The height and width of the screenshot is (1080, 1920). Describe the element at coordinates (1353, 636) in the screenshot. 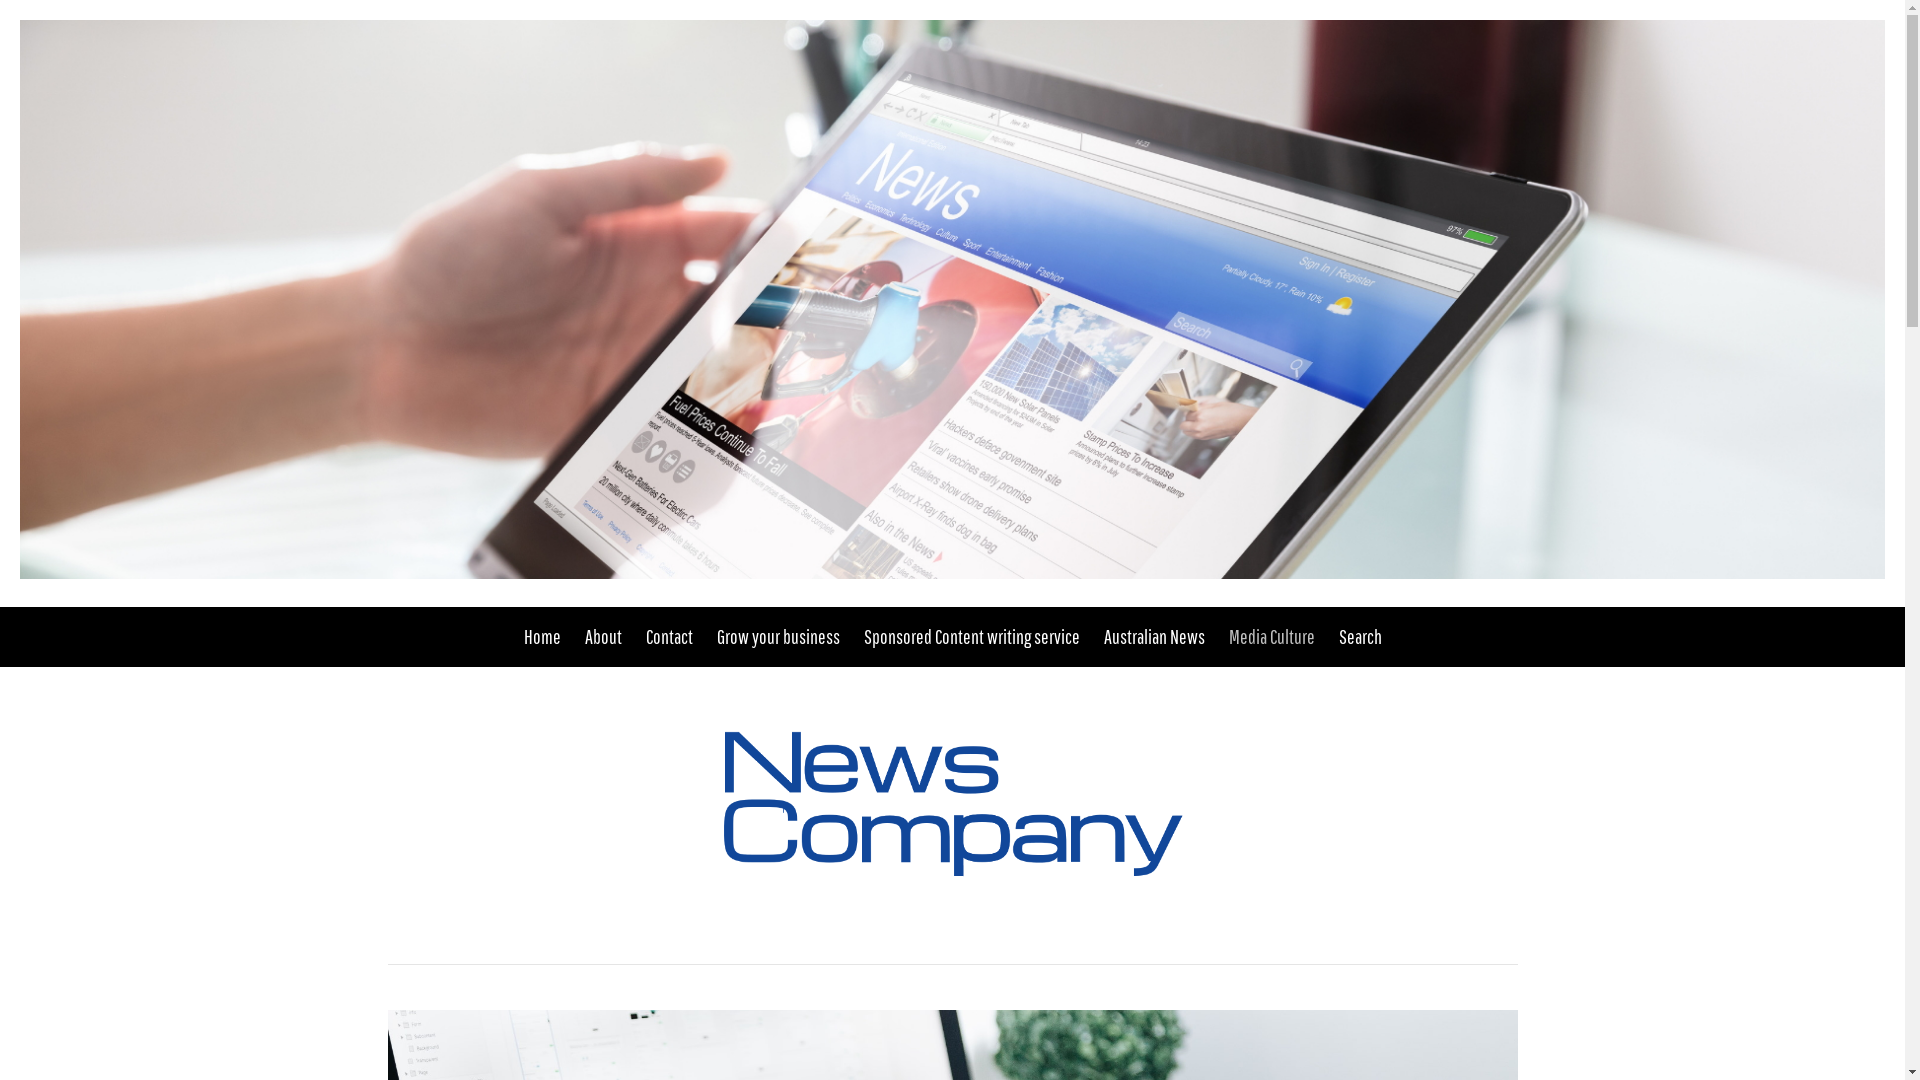

I see `'Search'` at that location.